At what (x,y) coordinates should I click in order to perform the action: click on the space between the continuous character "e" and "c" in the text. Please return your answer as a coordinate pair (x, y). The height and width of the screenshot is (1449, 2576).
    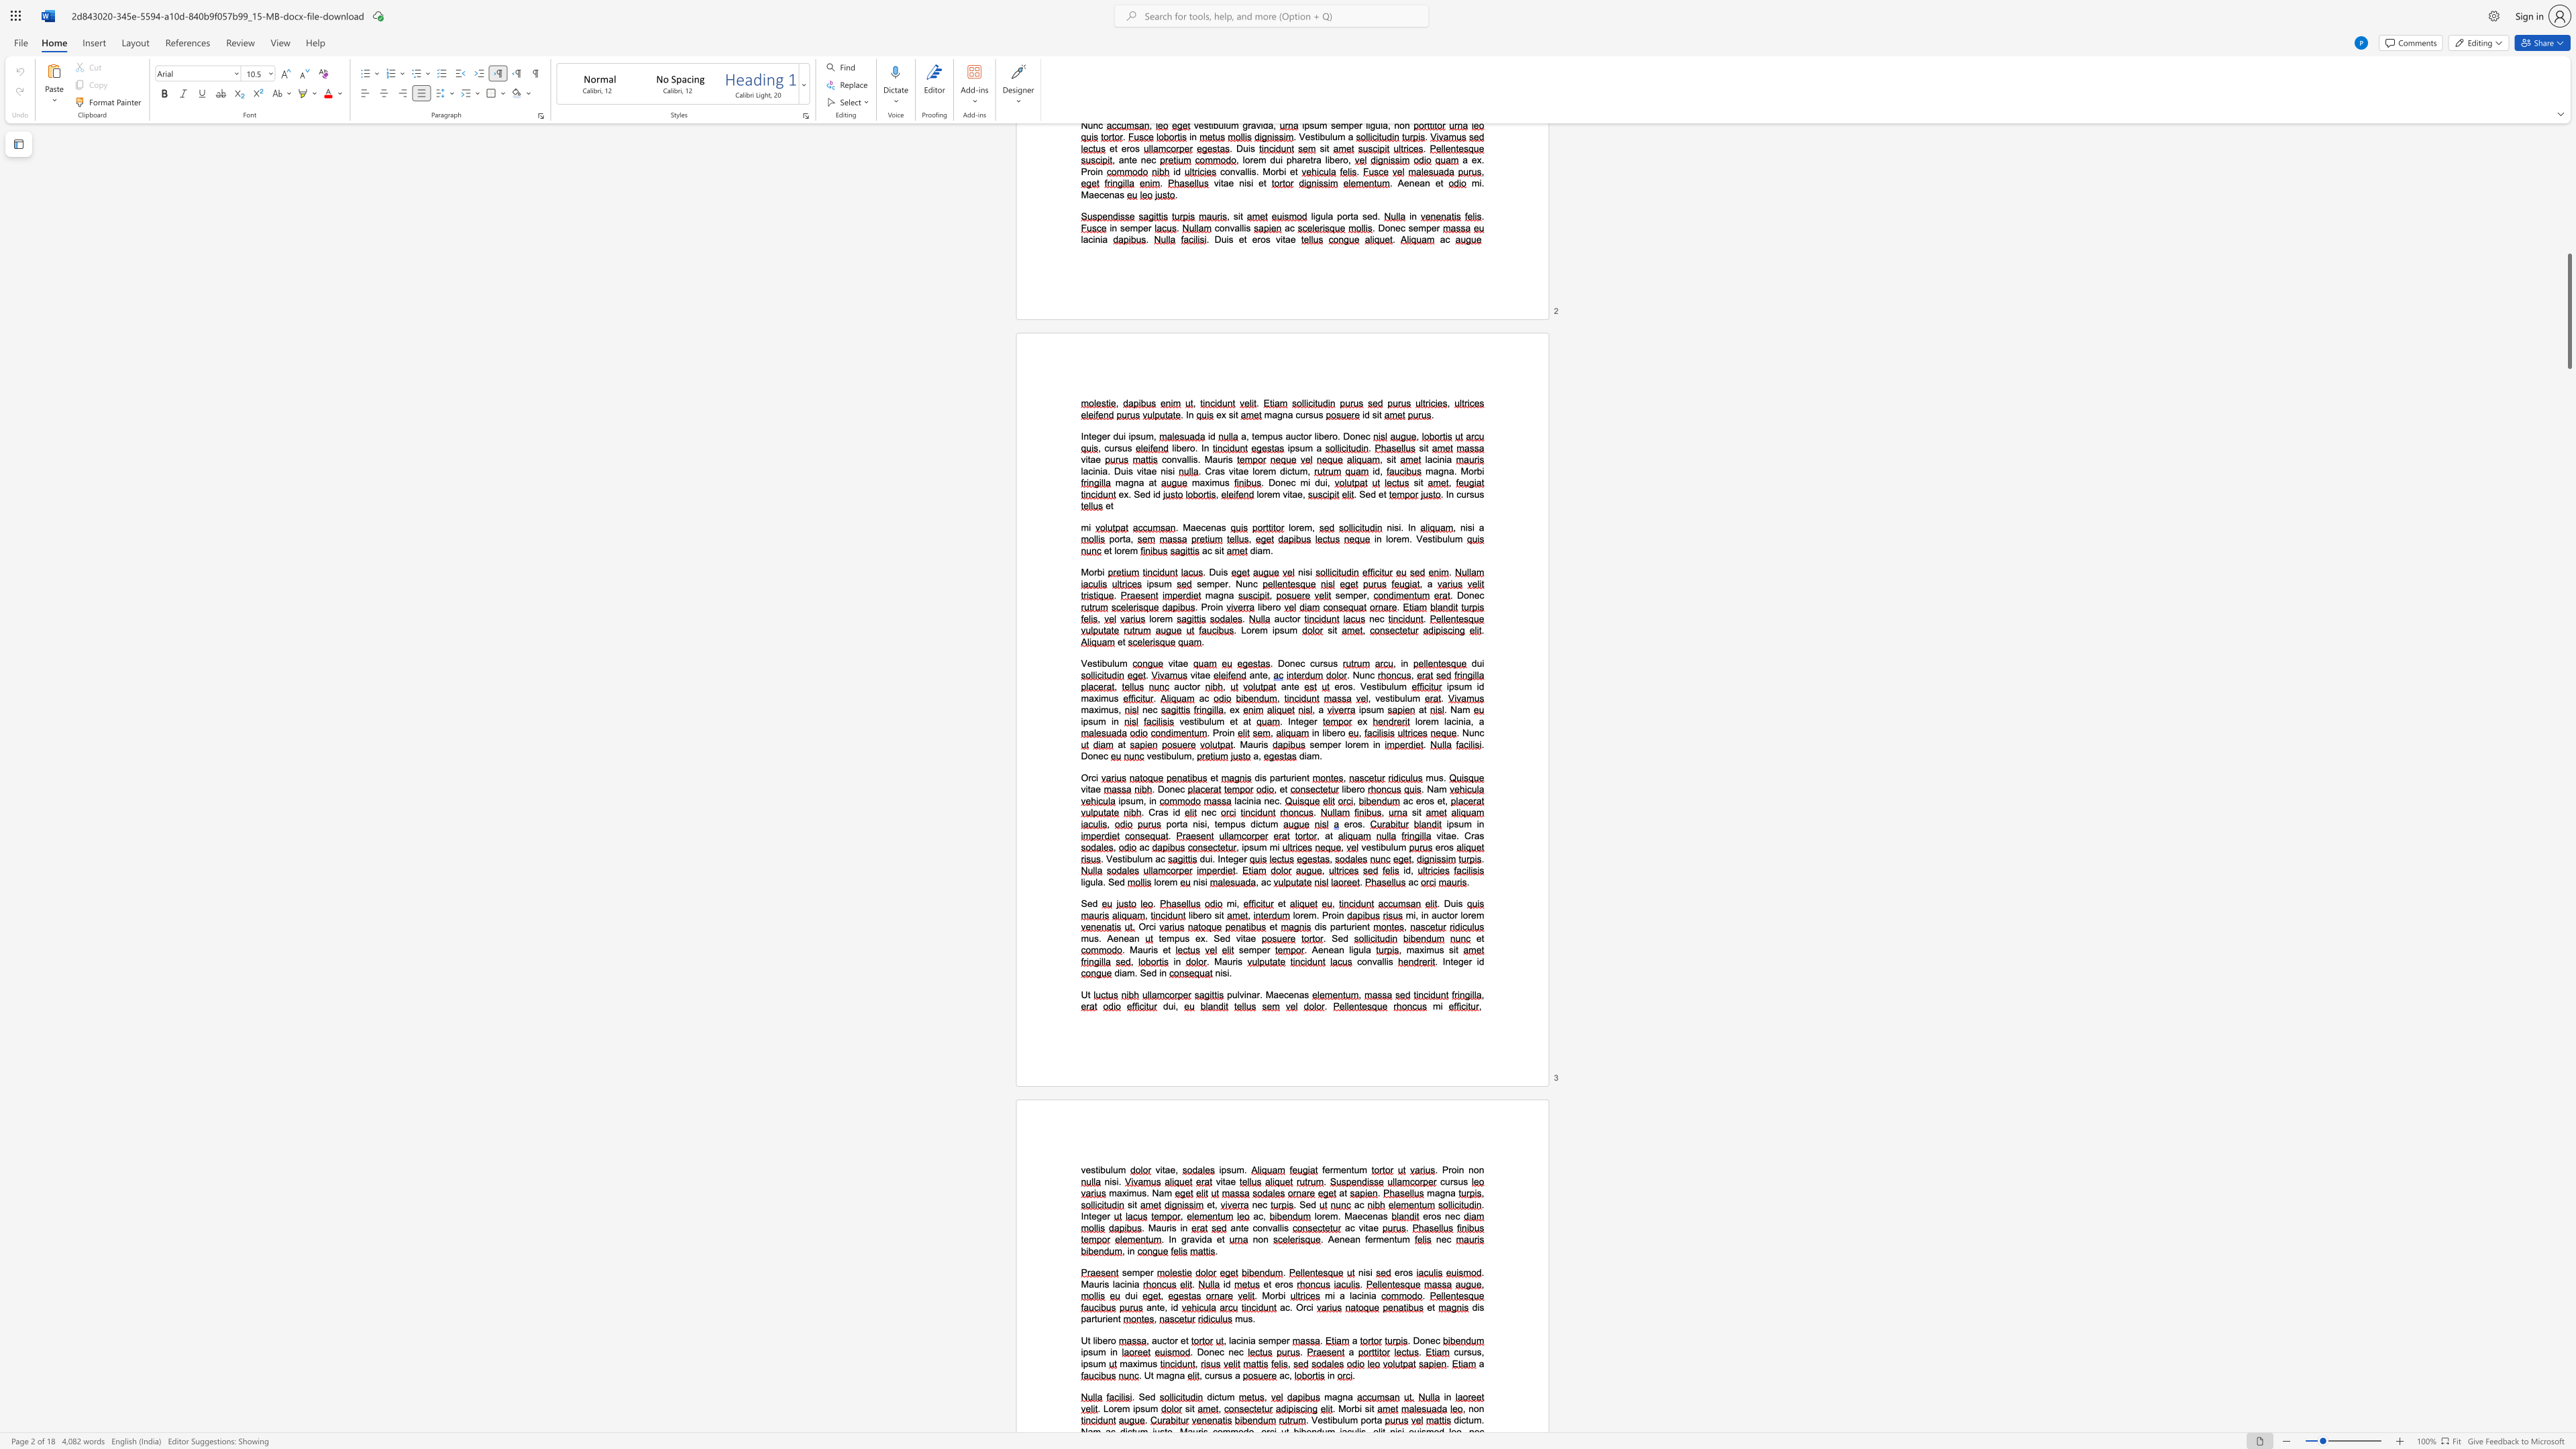
    Looking at the image, I should click on (1454, 1216).